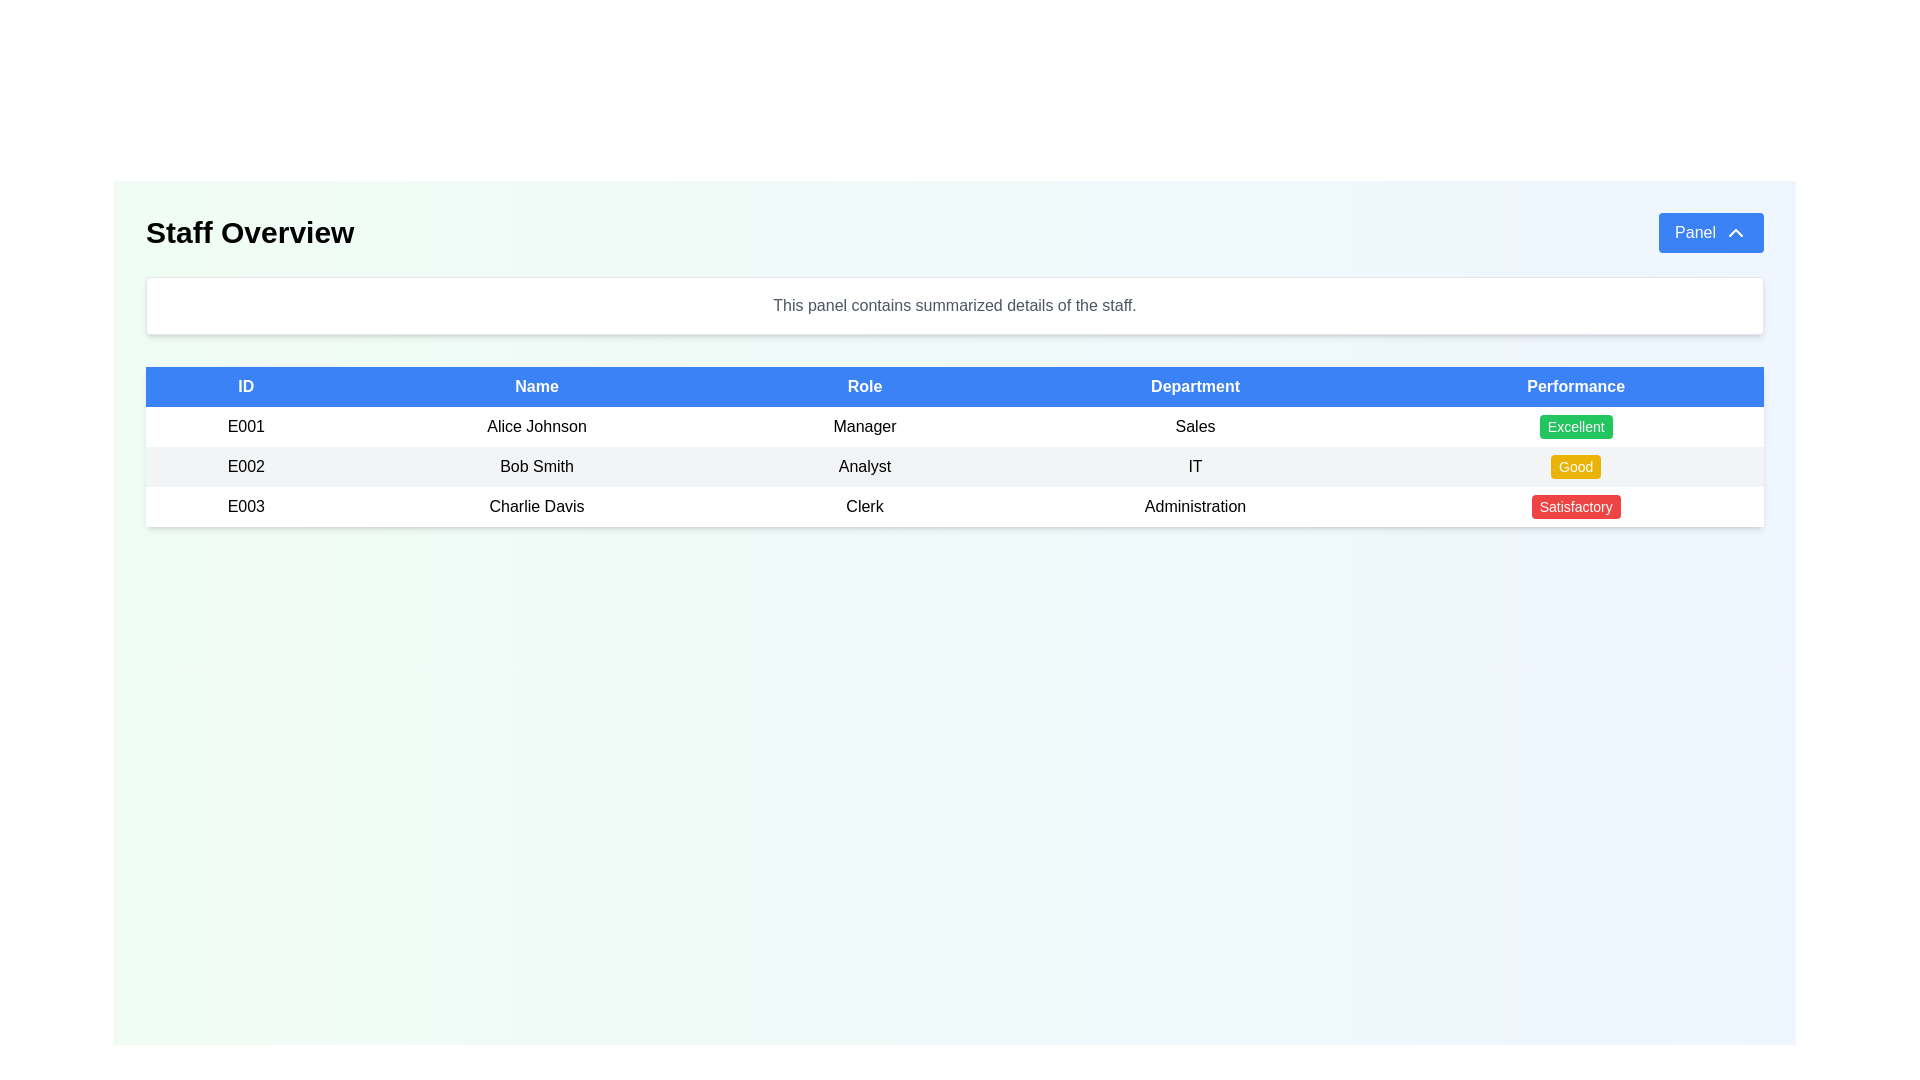  Describe the element at coordinates (1710, 231) in the screenshot. I see `the blue rectangular button labeled 'Panel' with an upward-pointing arrow icon` at that location.